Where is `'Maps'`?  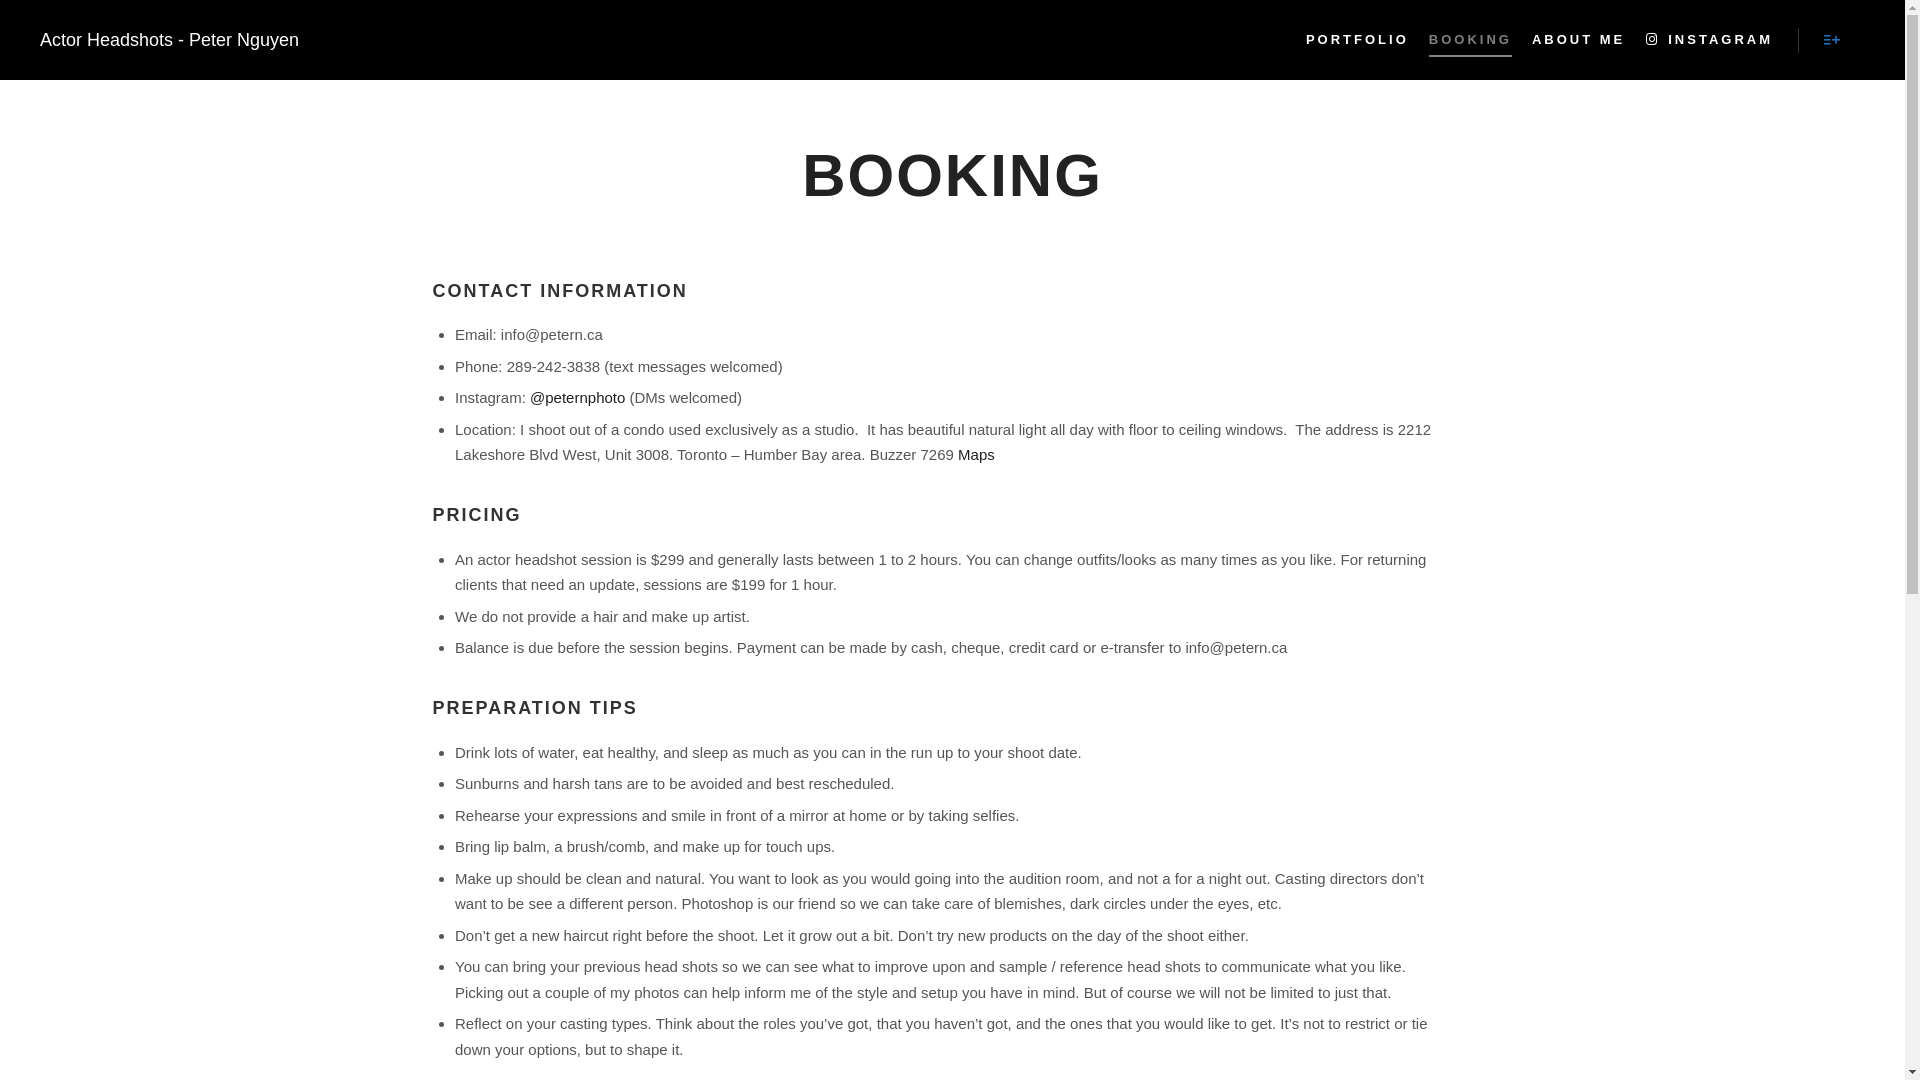
'Maps' is located at coordinates (976, 454).